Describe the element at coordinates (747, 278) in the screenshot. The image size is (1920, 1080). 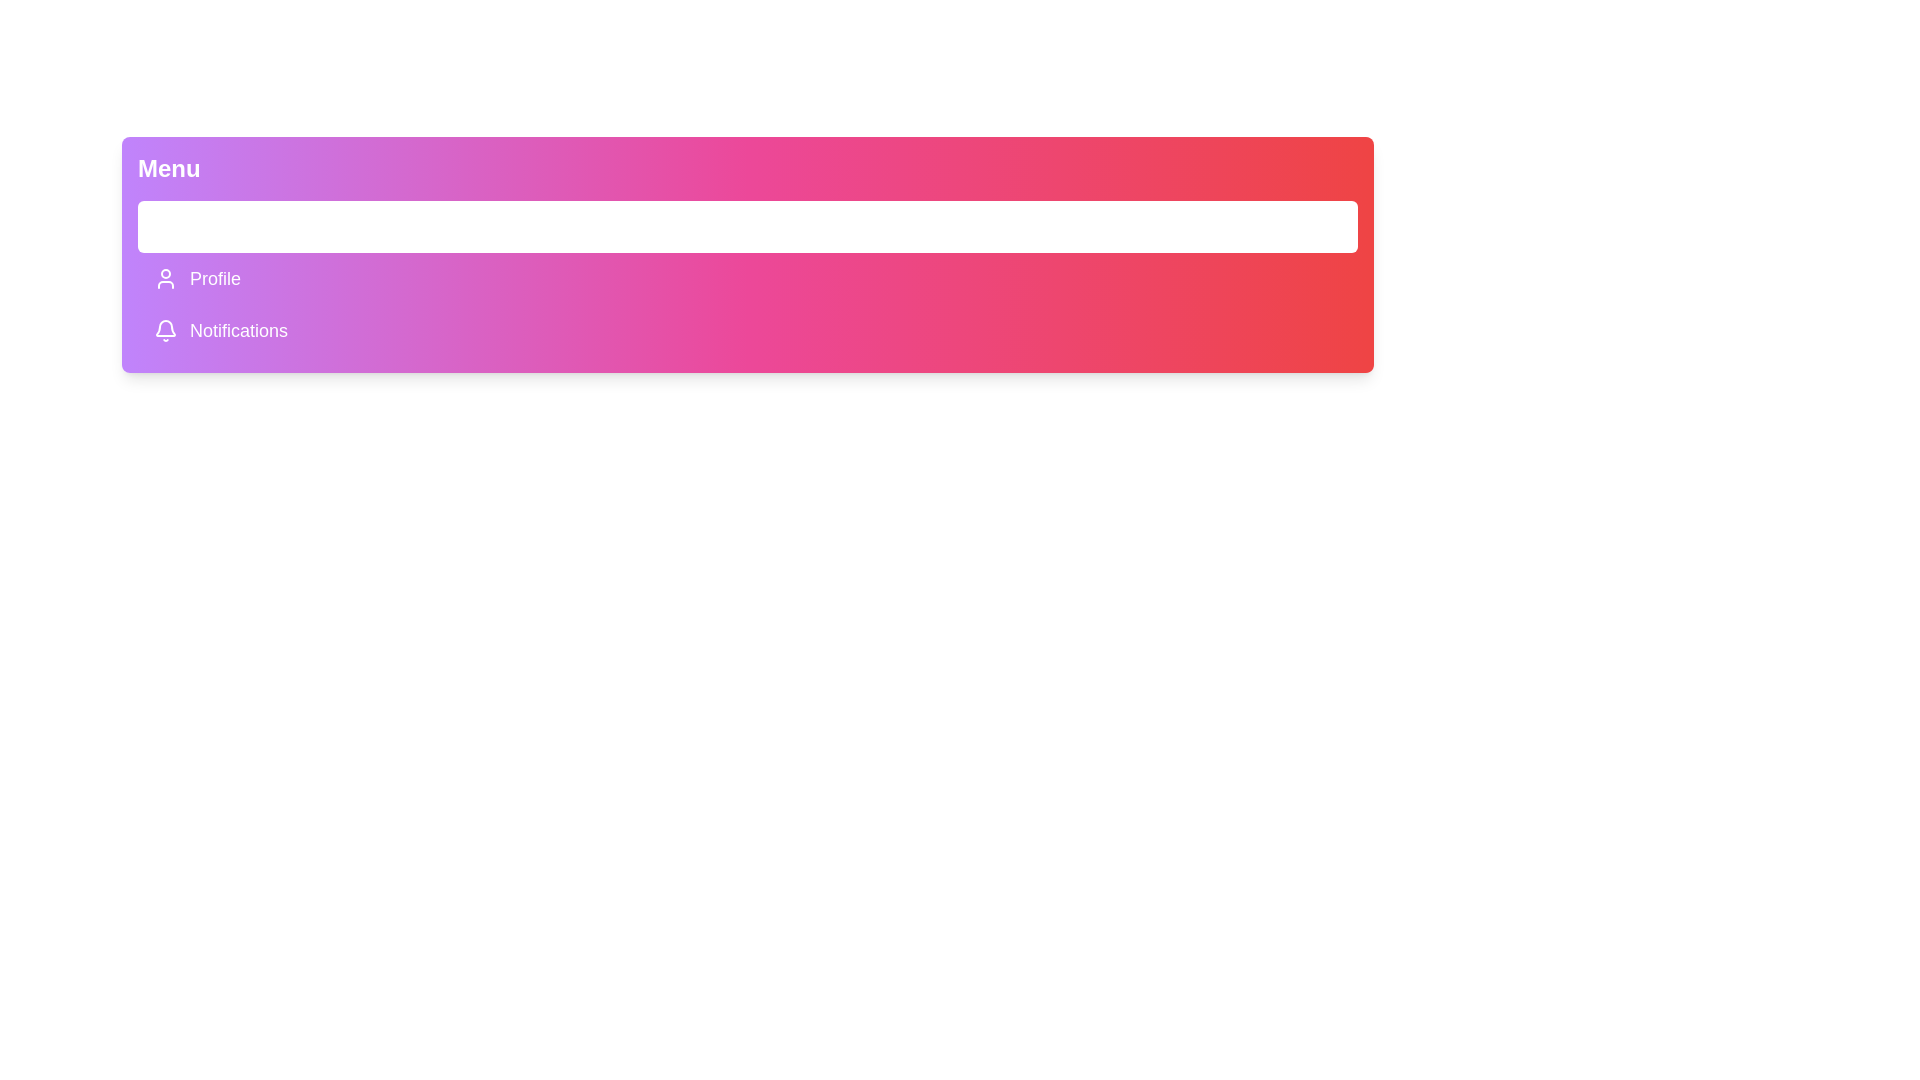
I see `the menu item Profile to navigate` at that location.